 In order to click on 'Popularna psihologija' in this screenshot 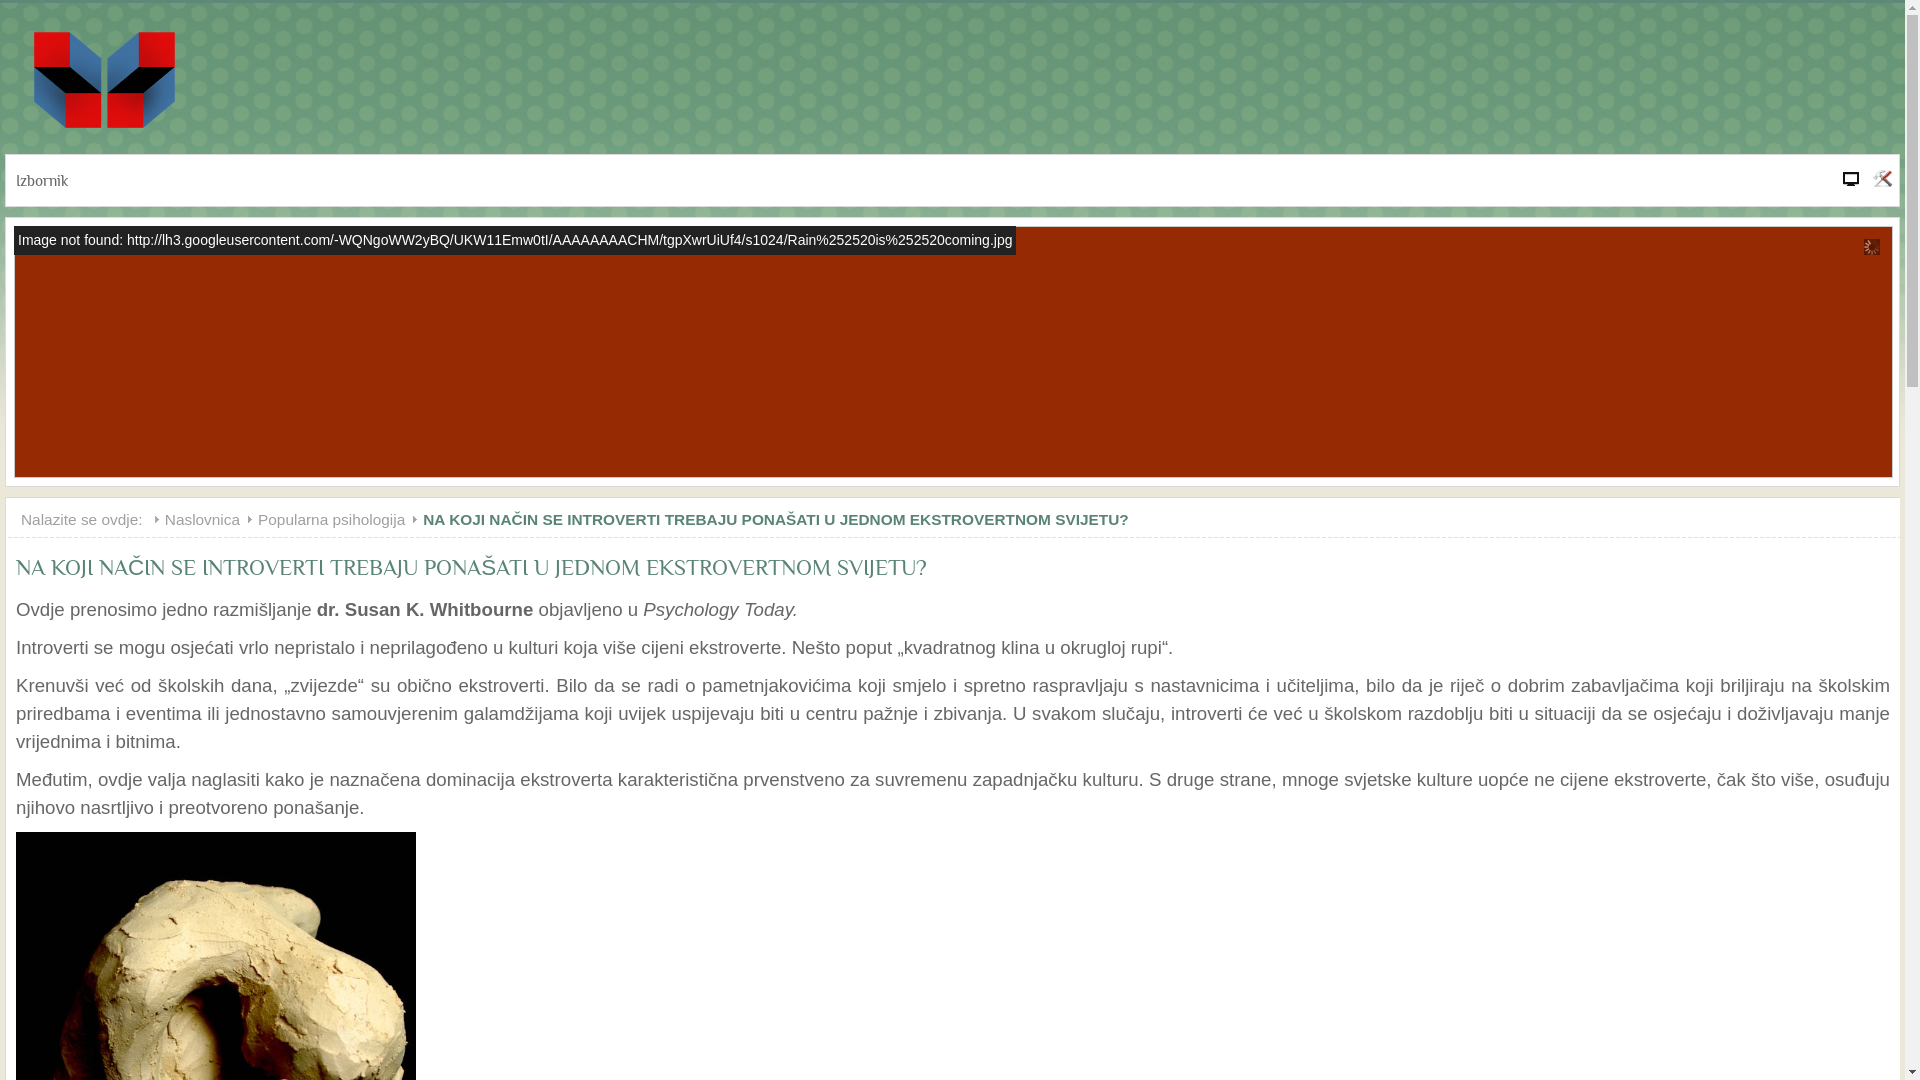, I will do `click(257, 518)`.